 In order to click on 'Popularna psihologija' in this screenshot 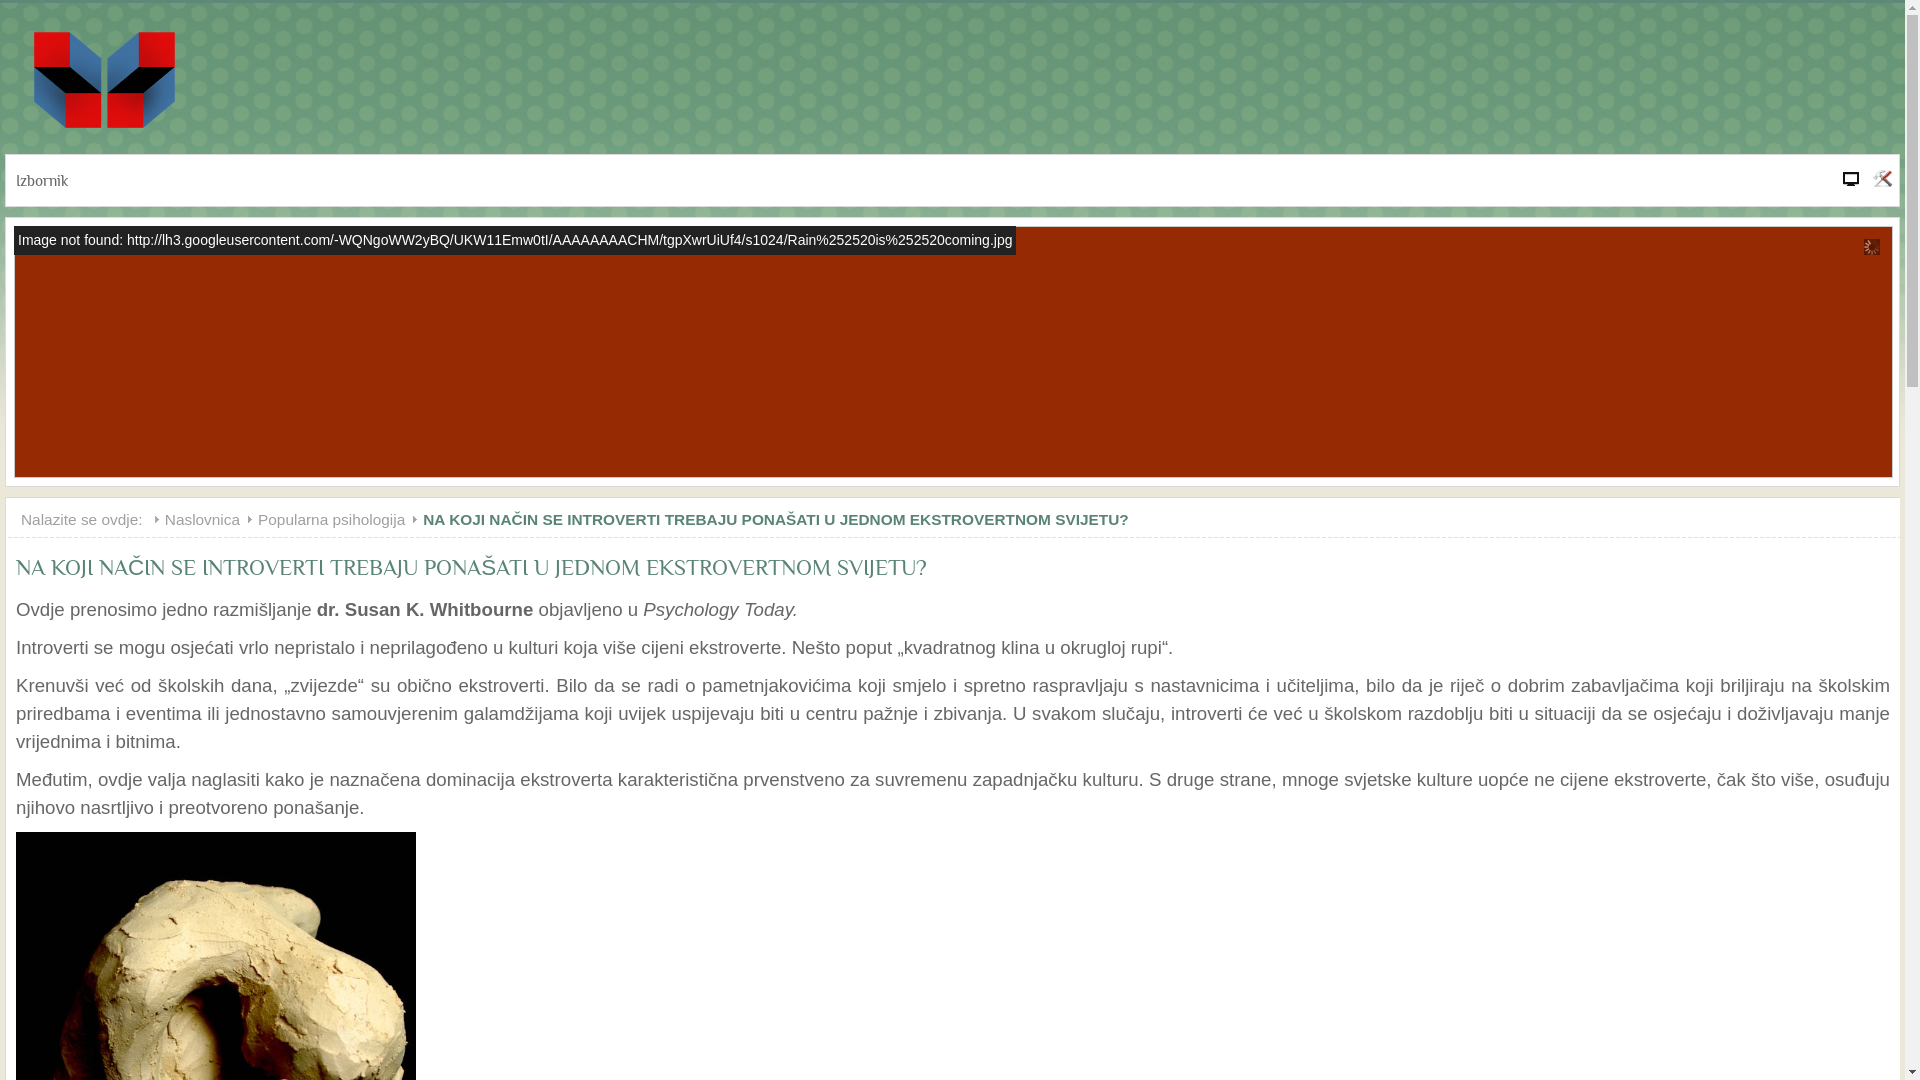, I will do `click(257, 518)`.